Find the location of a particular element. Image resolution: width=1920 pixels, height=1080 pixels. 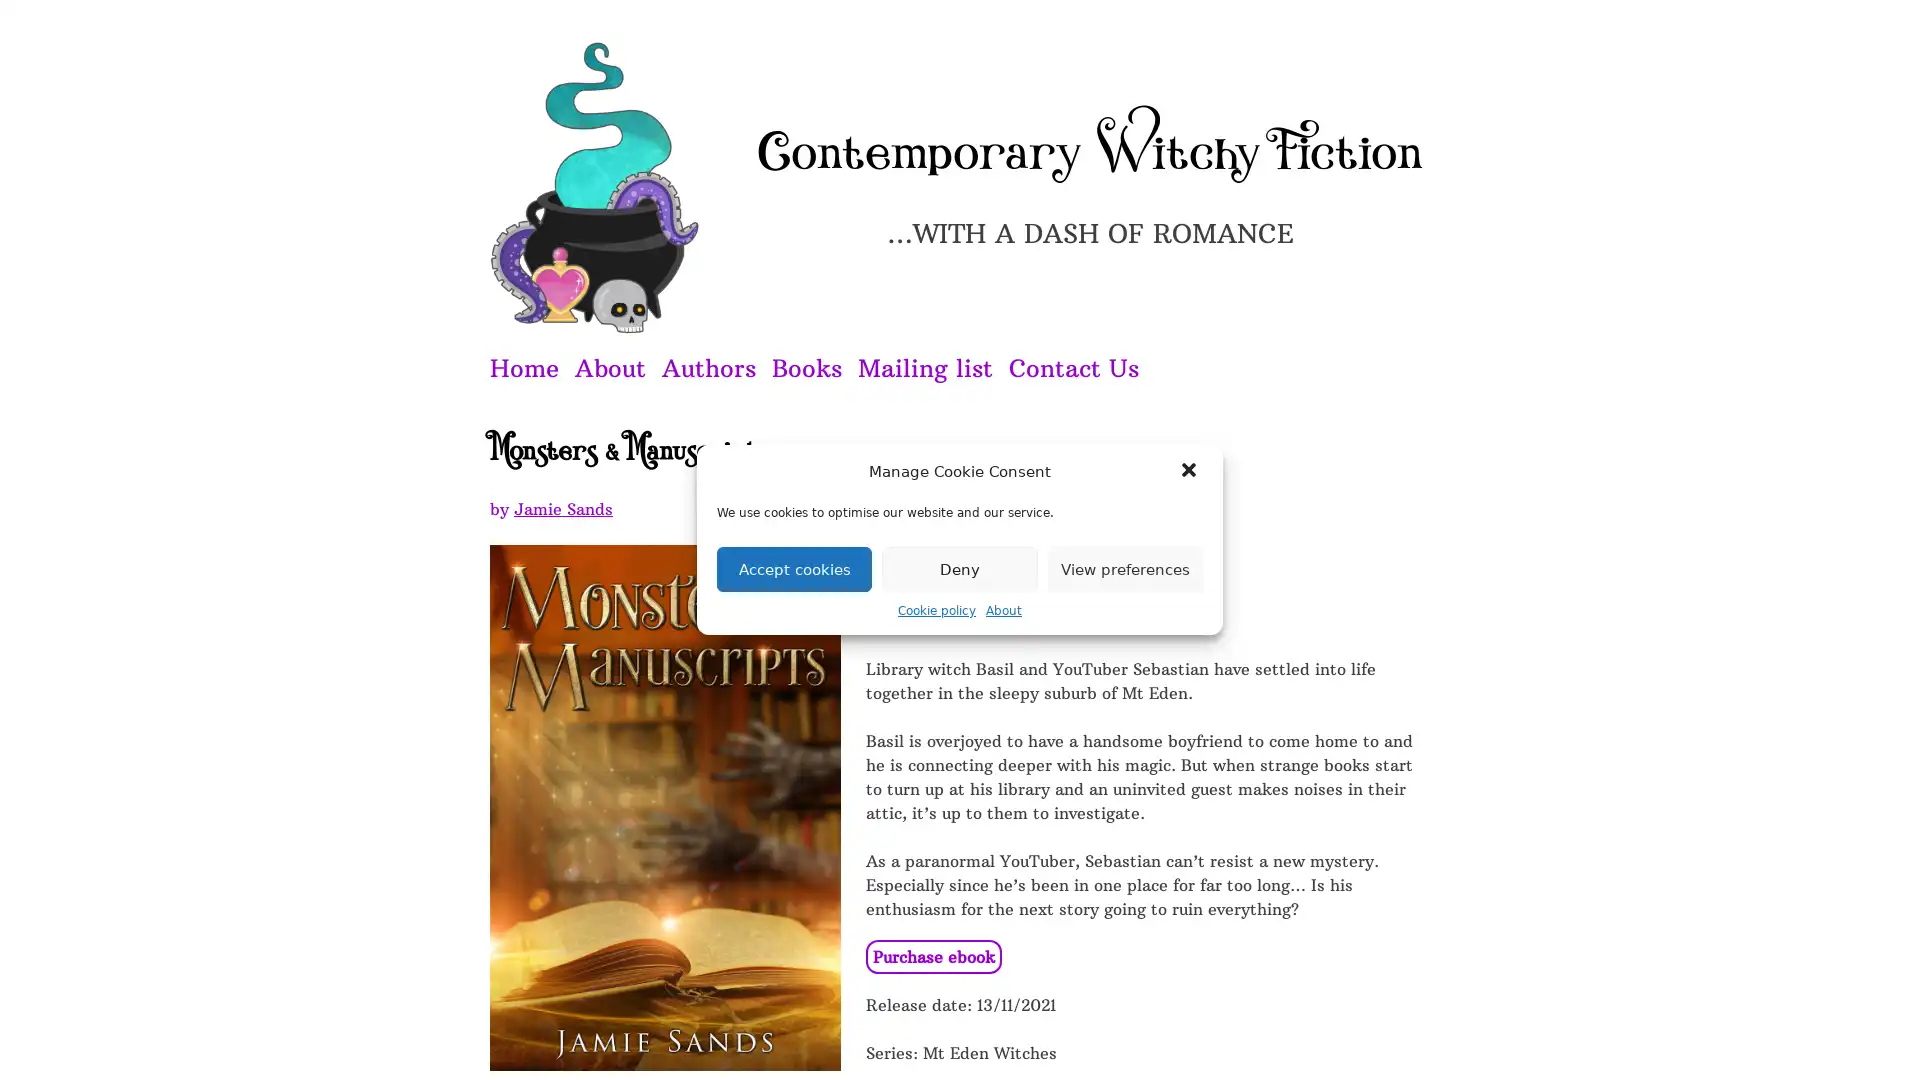

Accept cookies is located at coordinates (793, 569).